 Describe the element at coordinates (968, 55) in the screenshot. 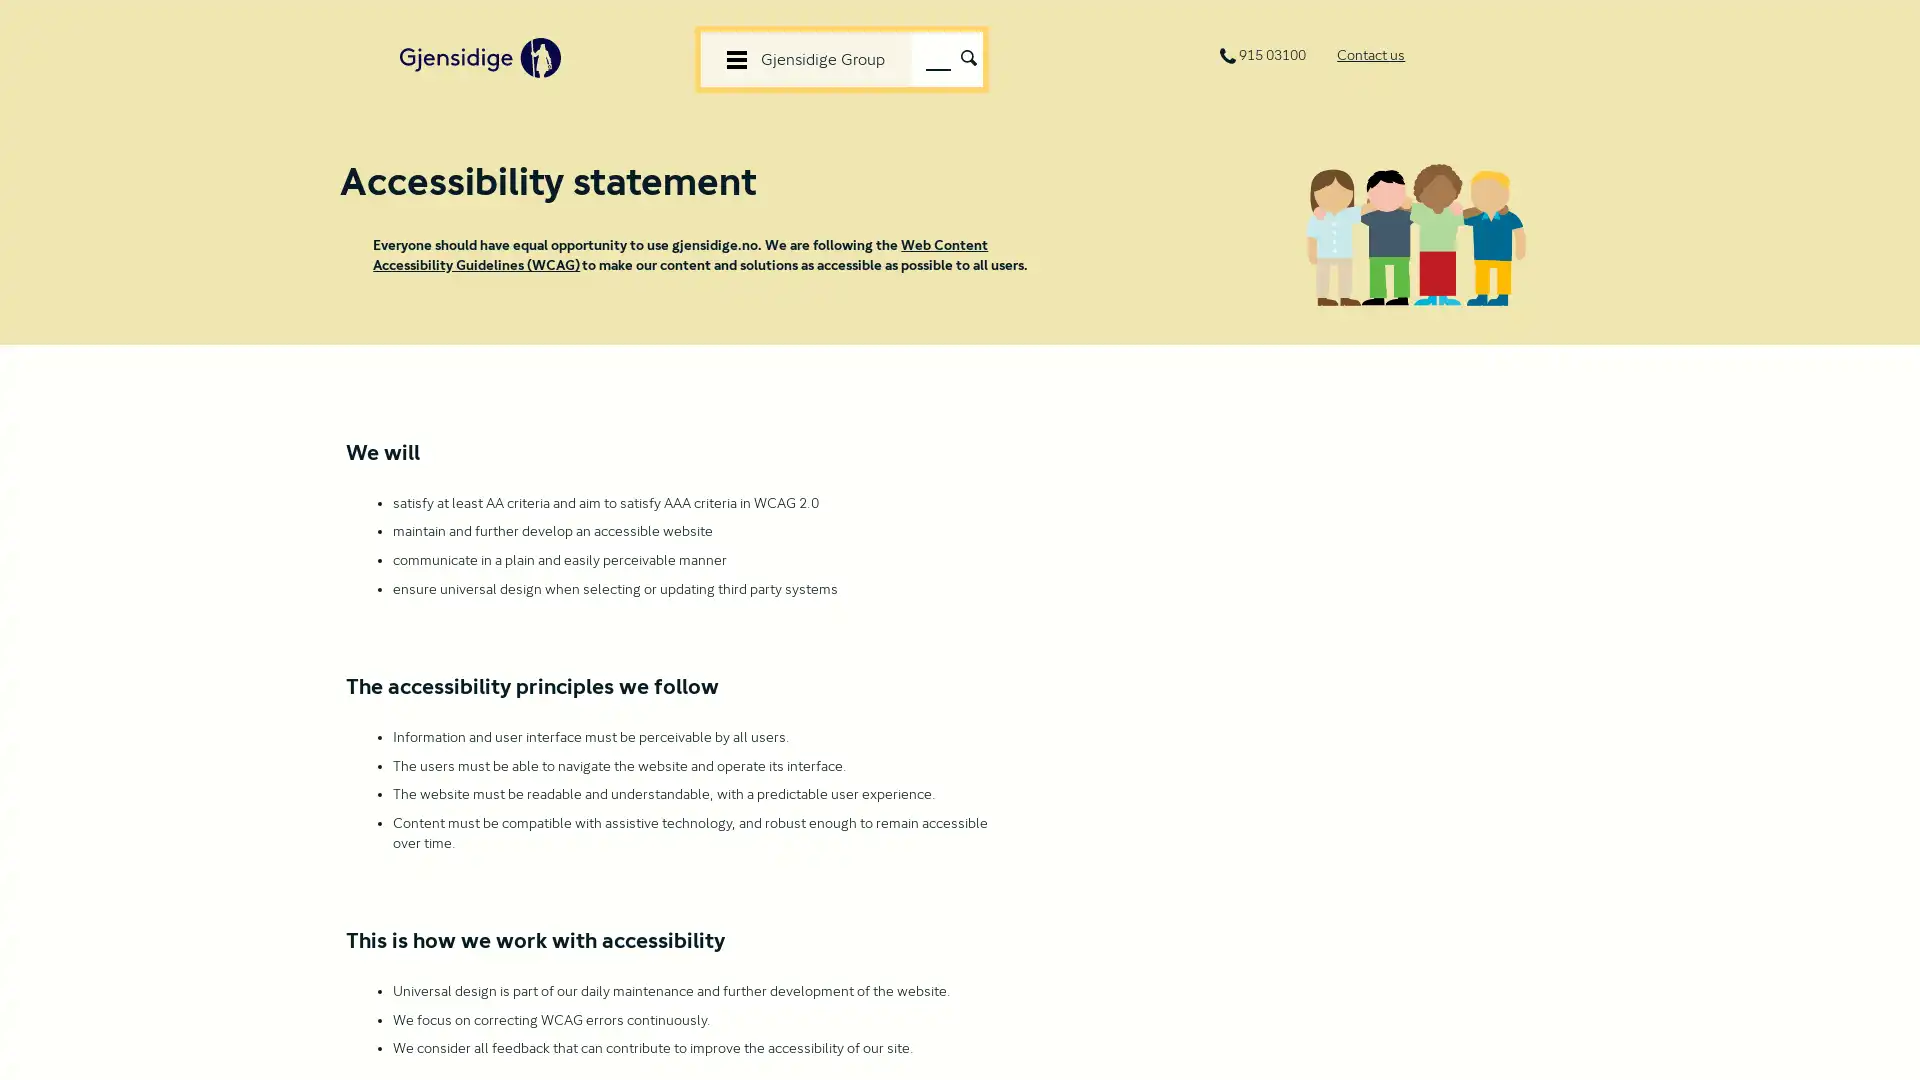

I see `Search button` at that location.